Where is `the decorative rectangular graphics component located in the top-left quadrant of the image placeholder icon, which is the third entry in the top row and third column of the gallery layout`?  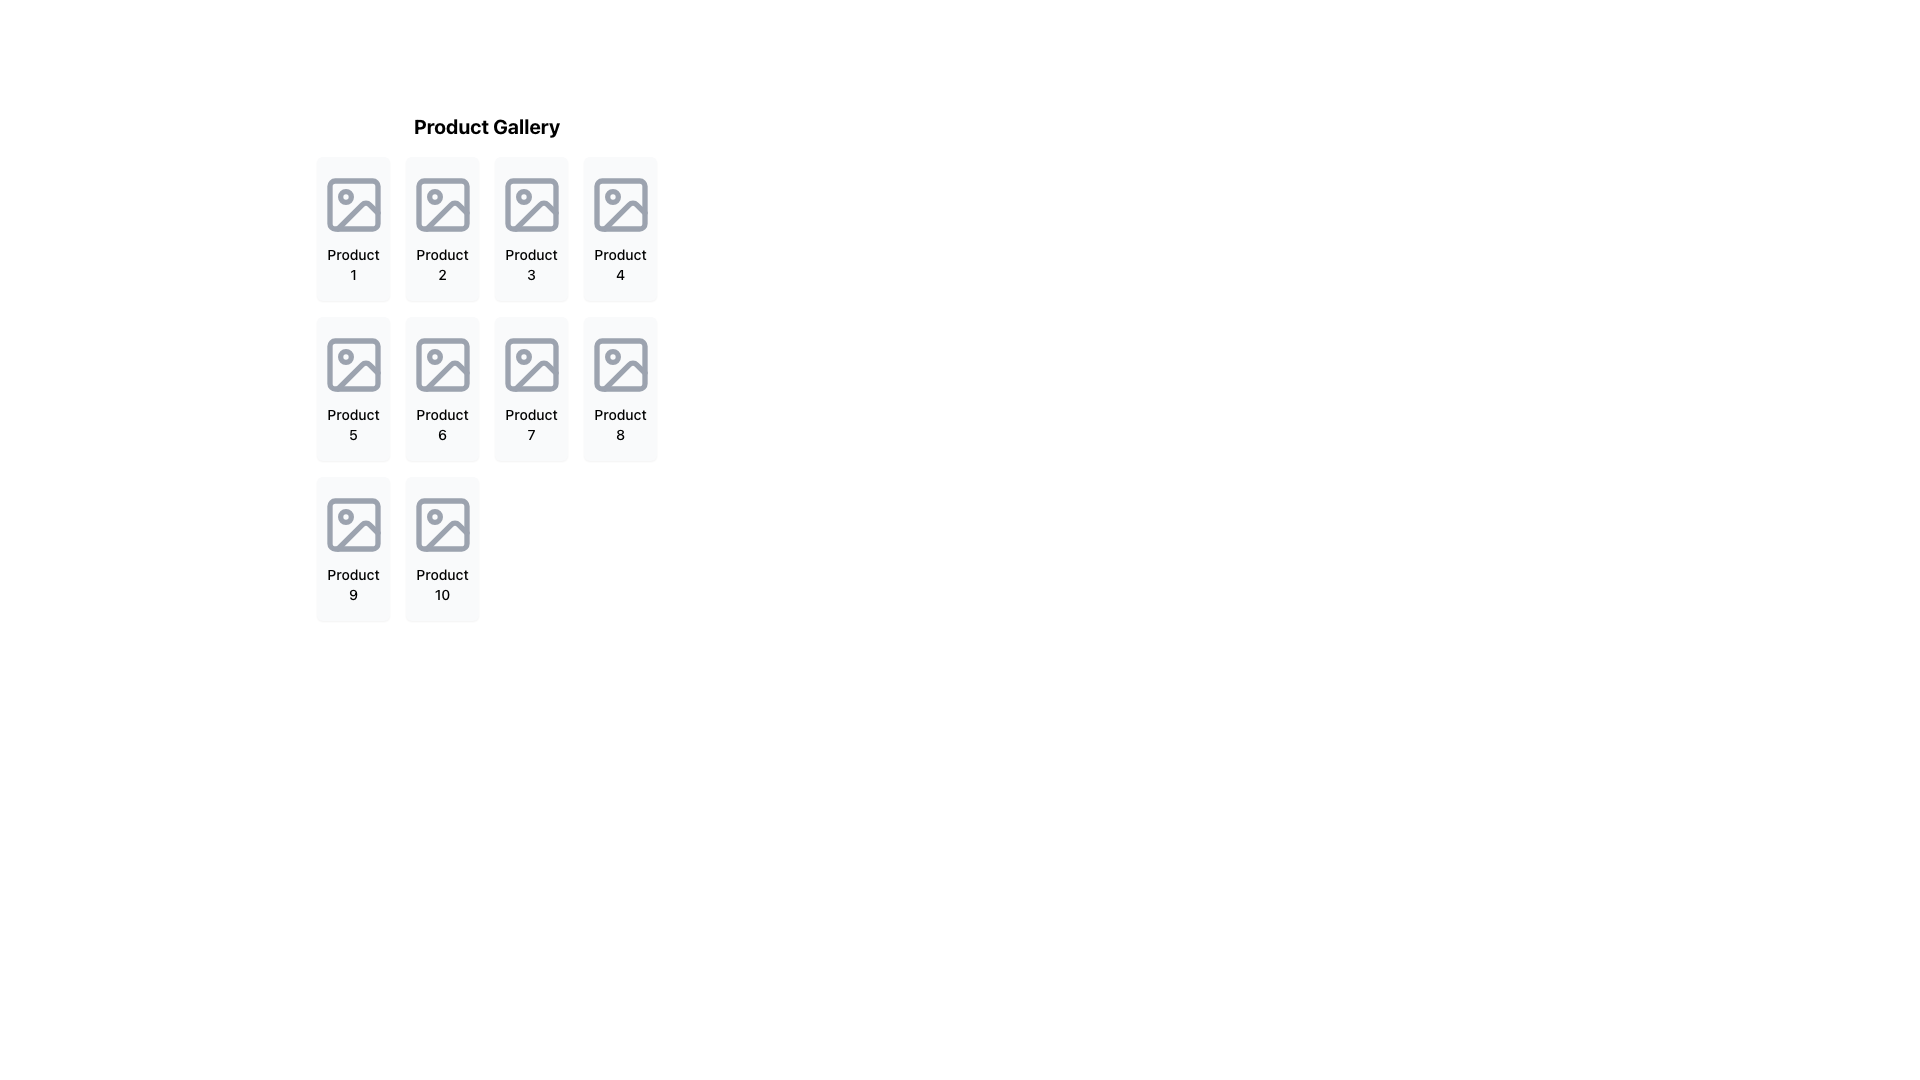 the decorative rectangular graphics component located in the top-left quadrant of the image placeholder icon, which is the third entry in the top row and third column of the gallery layout is located at coordinates (531, 204).